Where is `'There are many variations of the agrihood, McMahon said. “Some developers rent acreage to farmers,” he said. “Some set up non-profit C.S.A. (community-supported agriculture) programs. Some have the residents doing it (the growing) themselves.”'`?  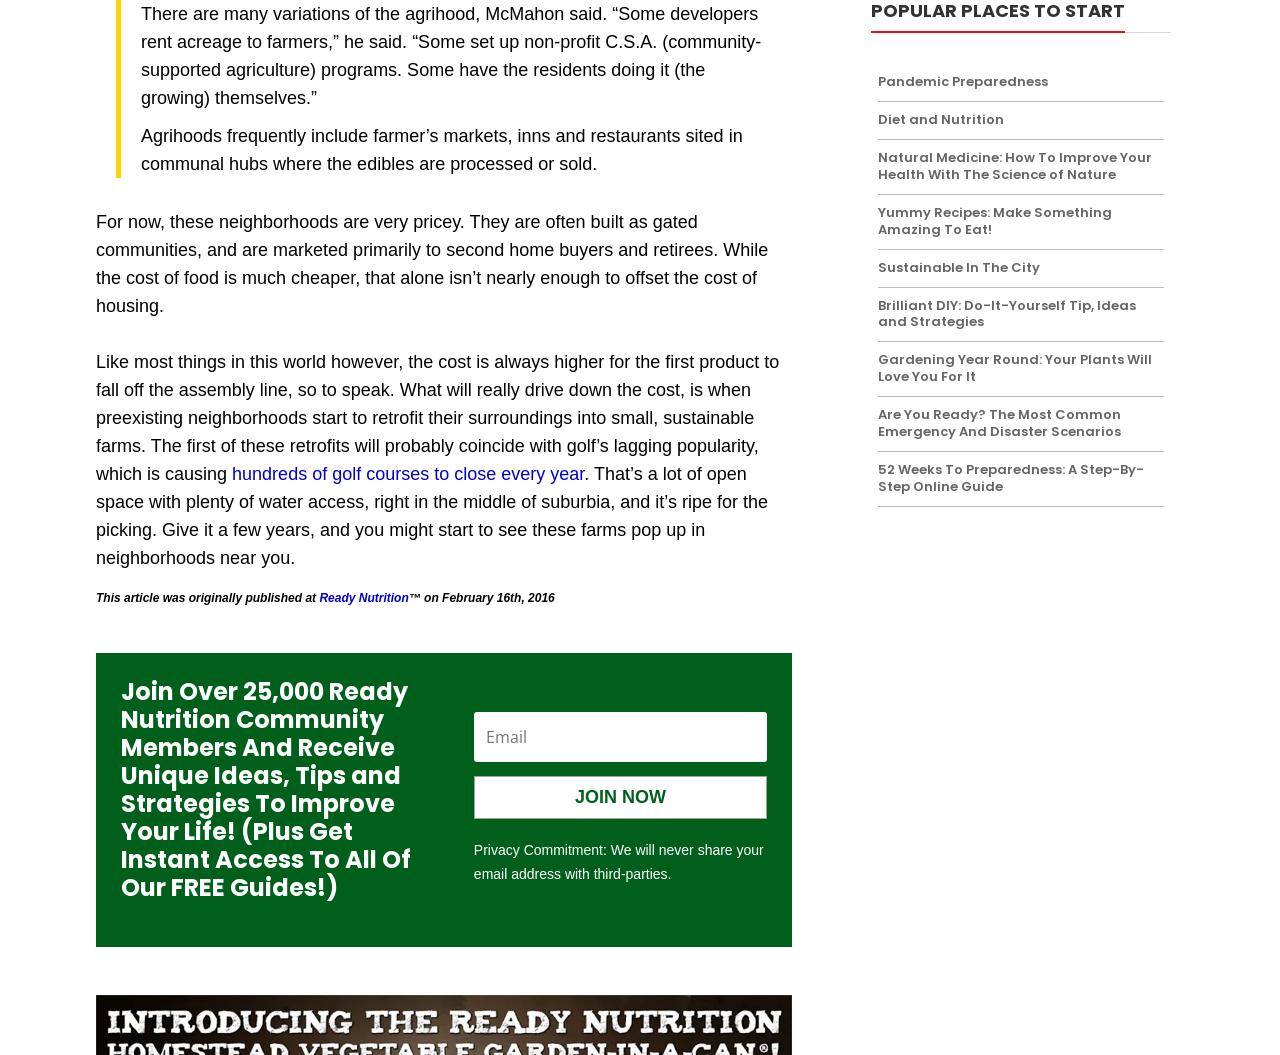
'There are many variations of the agrihood, McMahon said. “Some developers rent acreage to farmers,” he said. “Some set up non-profit C.S.A. (community-supported agriculture) programs. Some have the residents doing it (the growing) themselves.”' is located at coordinates (449, 56).